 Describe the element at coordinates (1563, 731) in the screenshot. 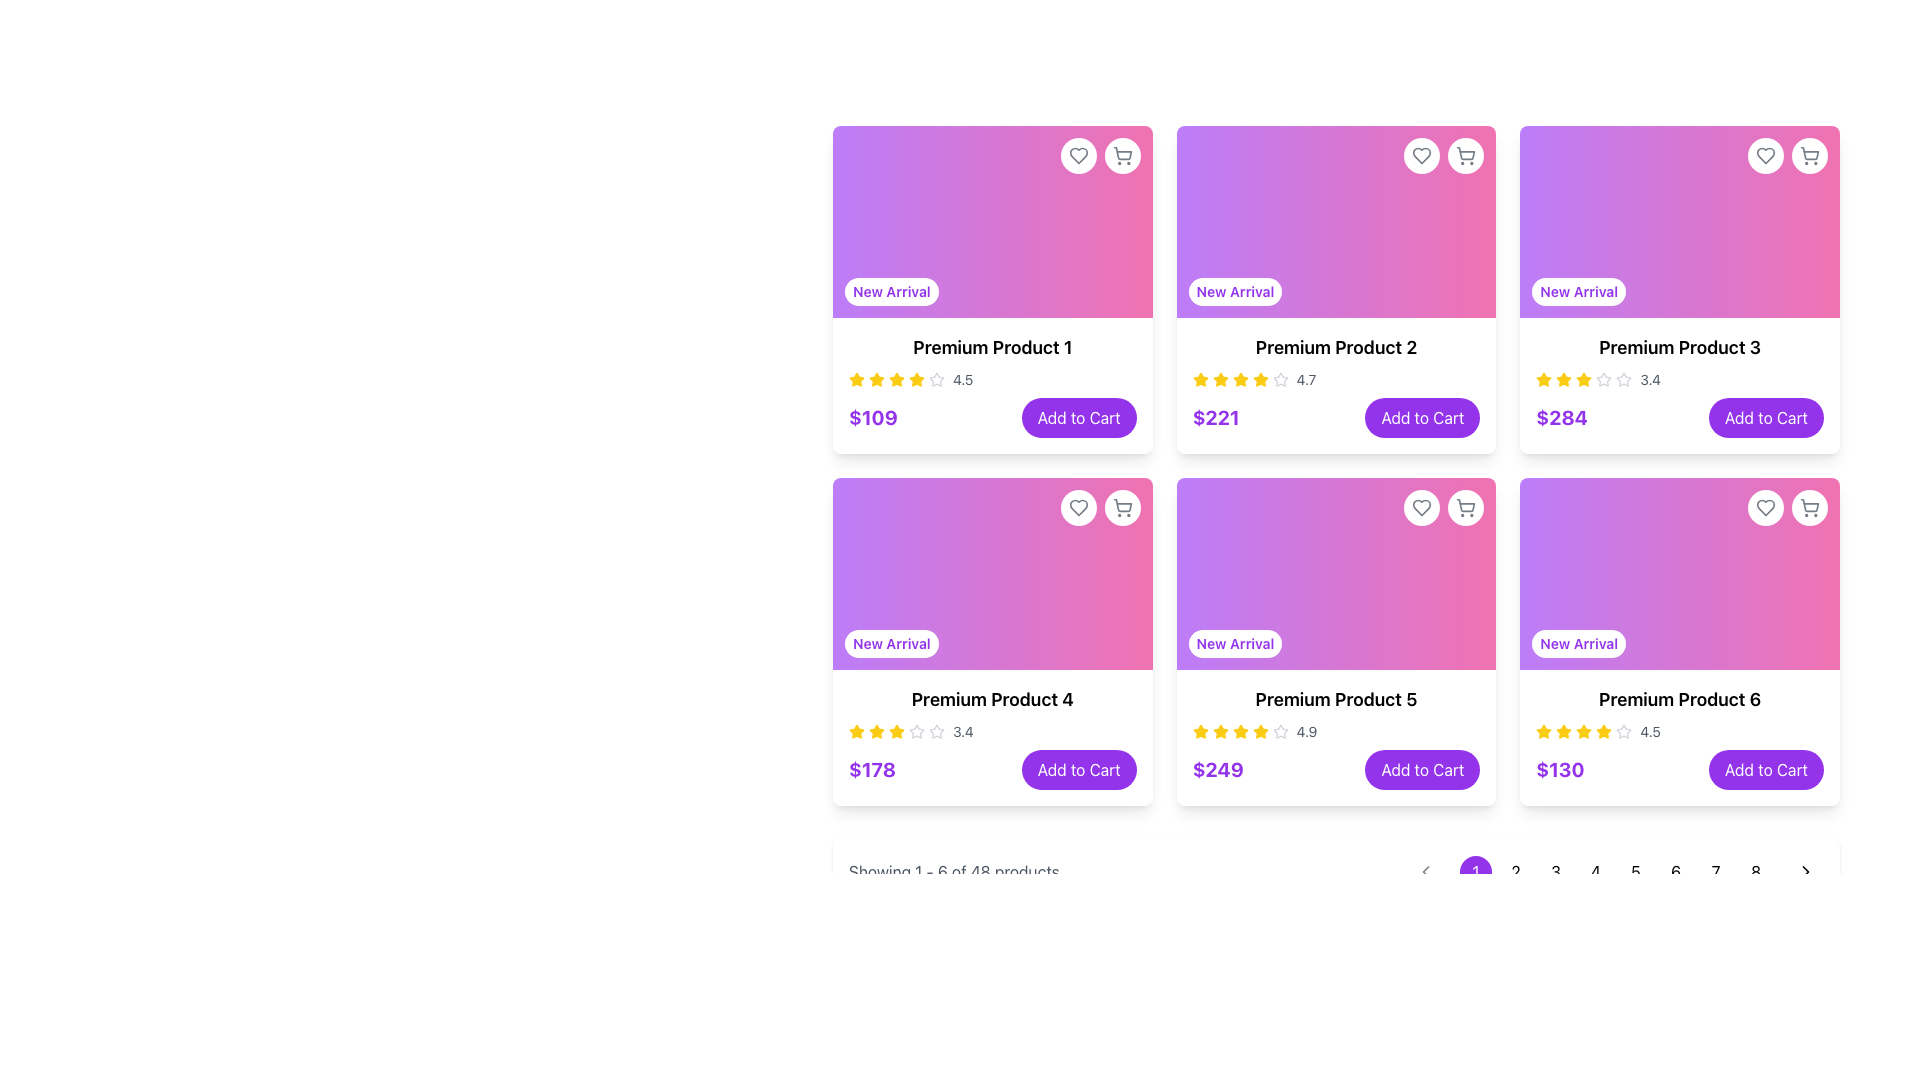

I see `the rating icon for the sixth product in the bottom-right corner of the 2x3 product grid` at that location.